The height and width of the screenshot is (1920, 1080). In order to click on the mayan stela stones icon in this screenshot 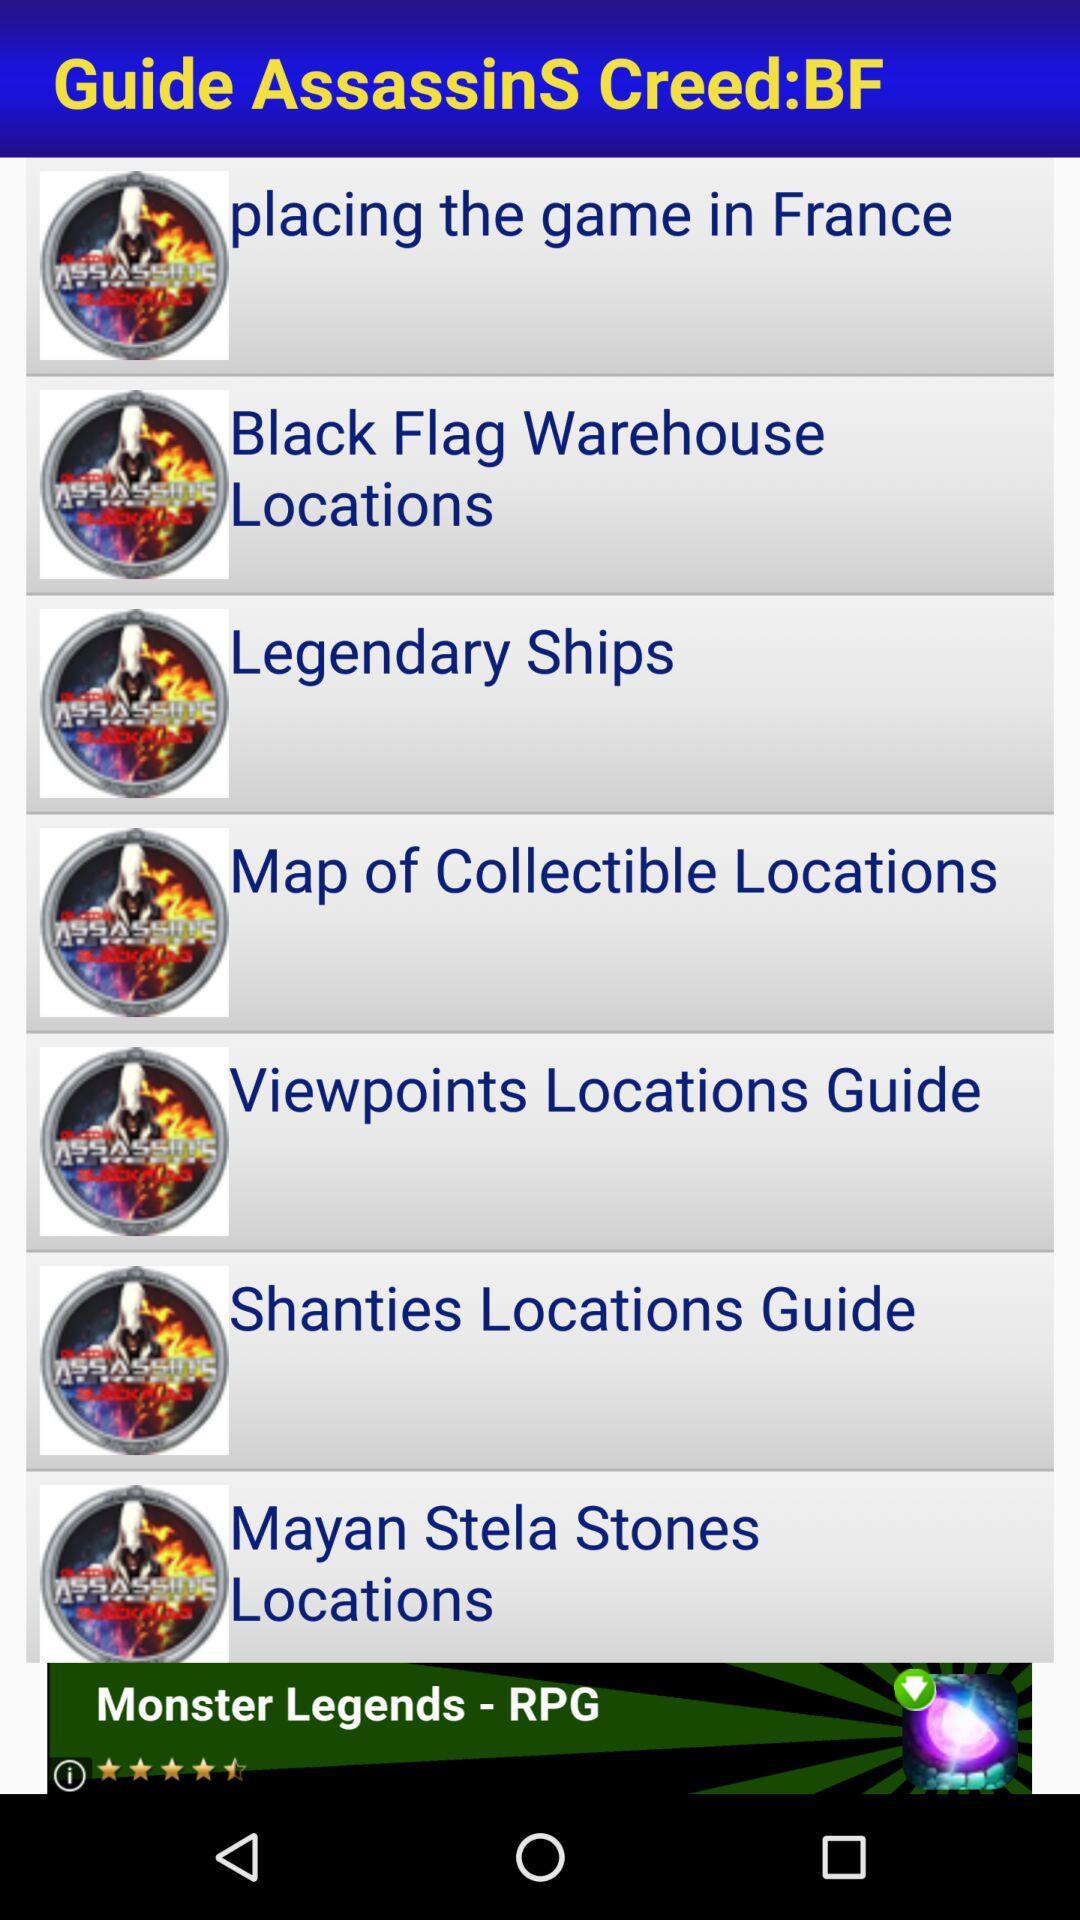, I will do `click(540, 1566)`.